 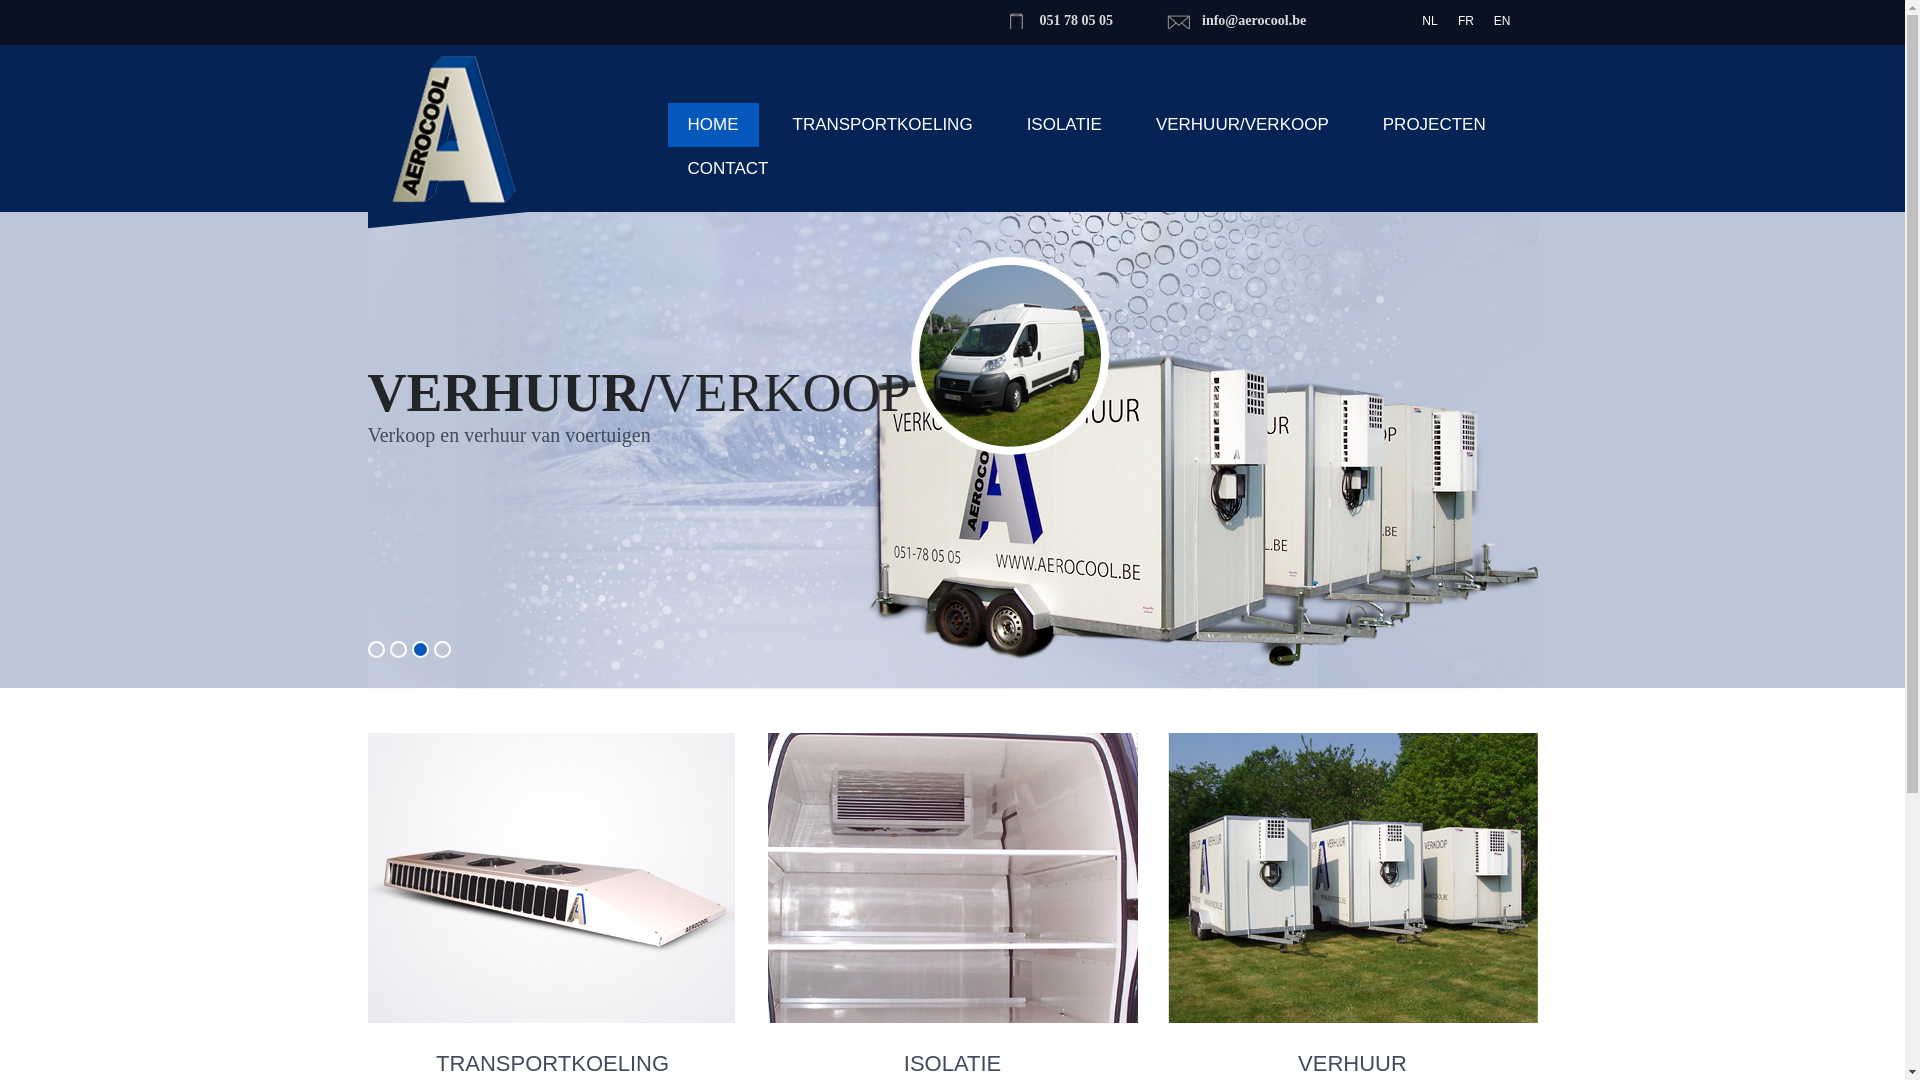 I want to click on 'PROJECTEN', so click(x=1362, y=124).